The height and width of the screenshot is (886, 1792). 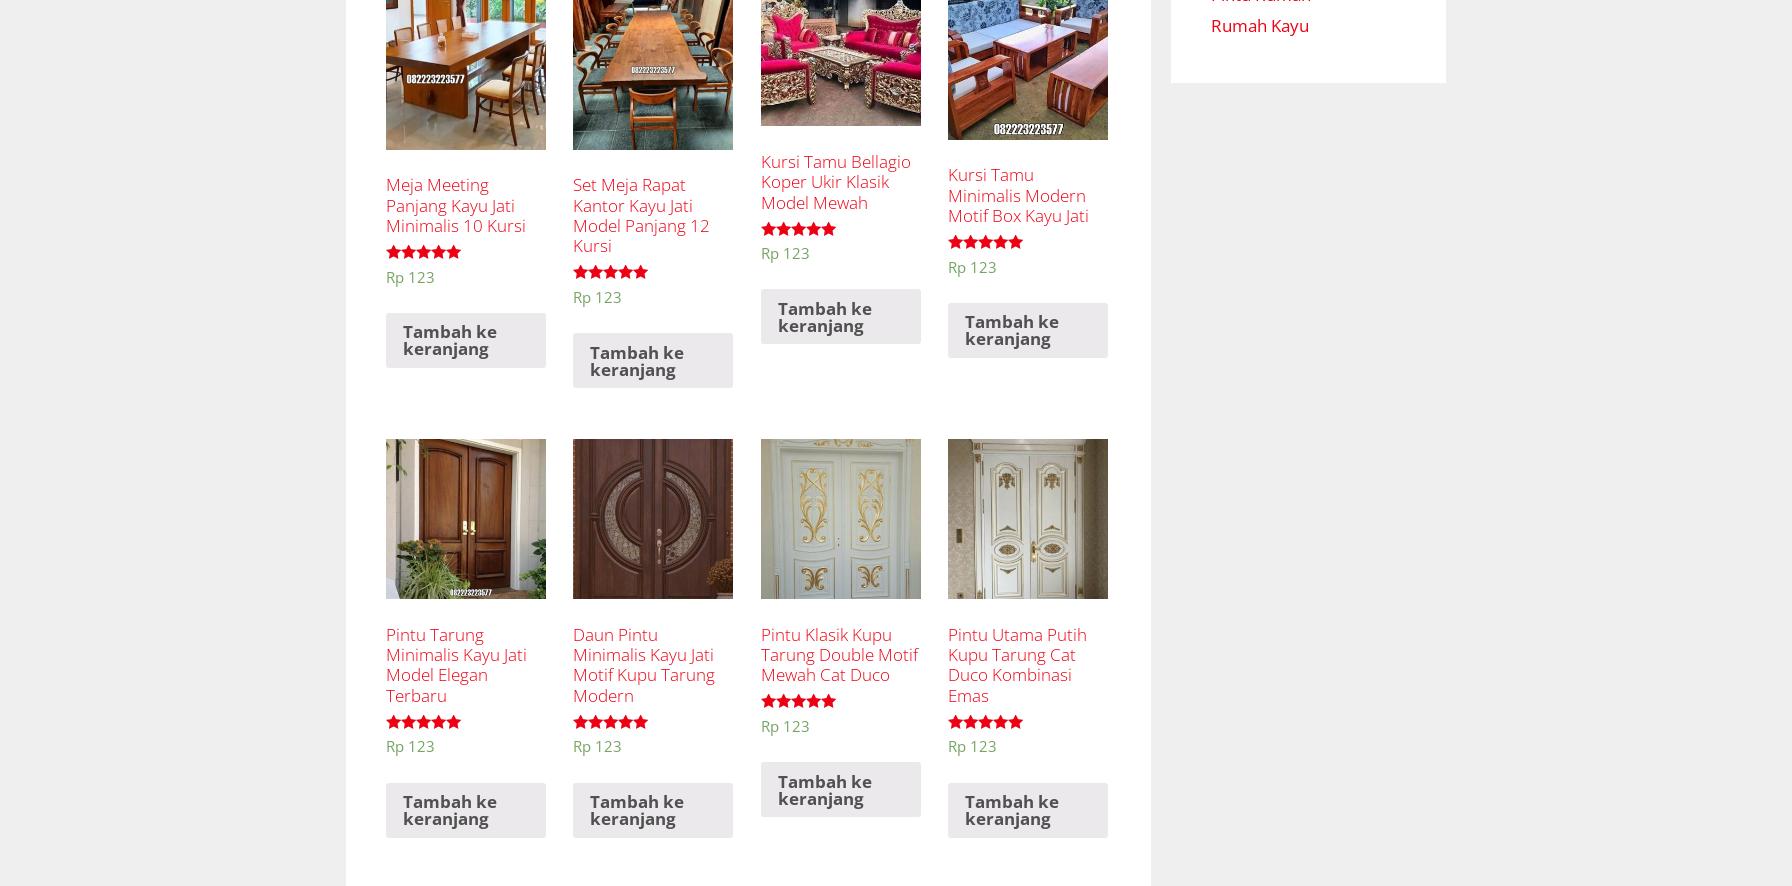 I want to click on 'Pintu Tarung Minimalis Kayu Jati Model Elegan Terbaru', so click(x=456, y=663).